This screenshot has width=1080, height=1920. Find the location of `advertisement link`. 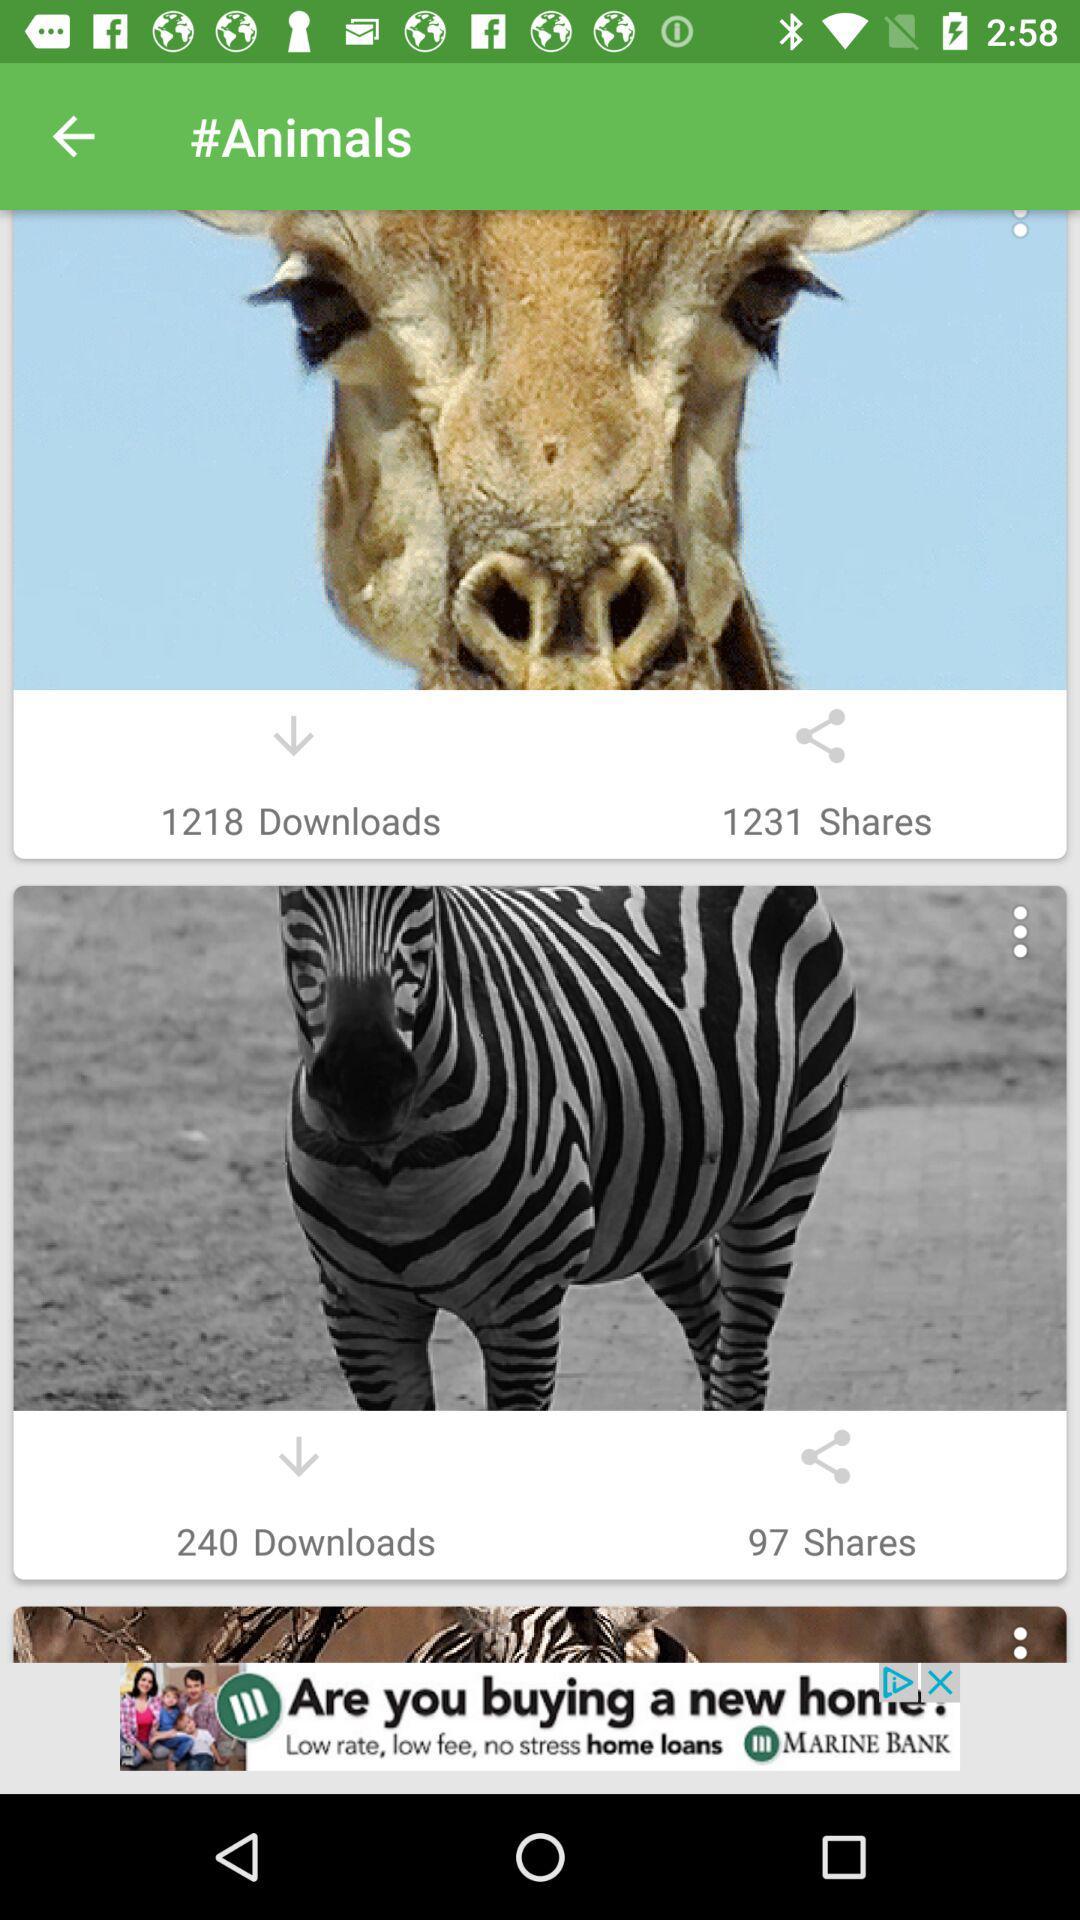

advertisement link is located at coordinates (540, 1727).